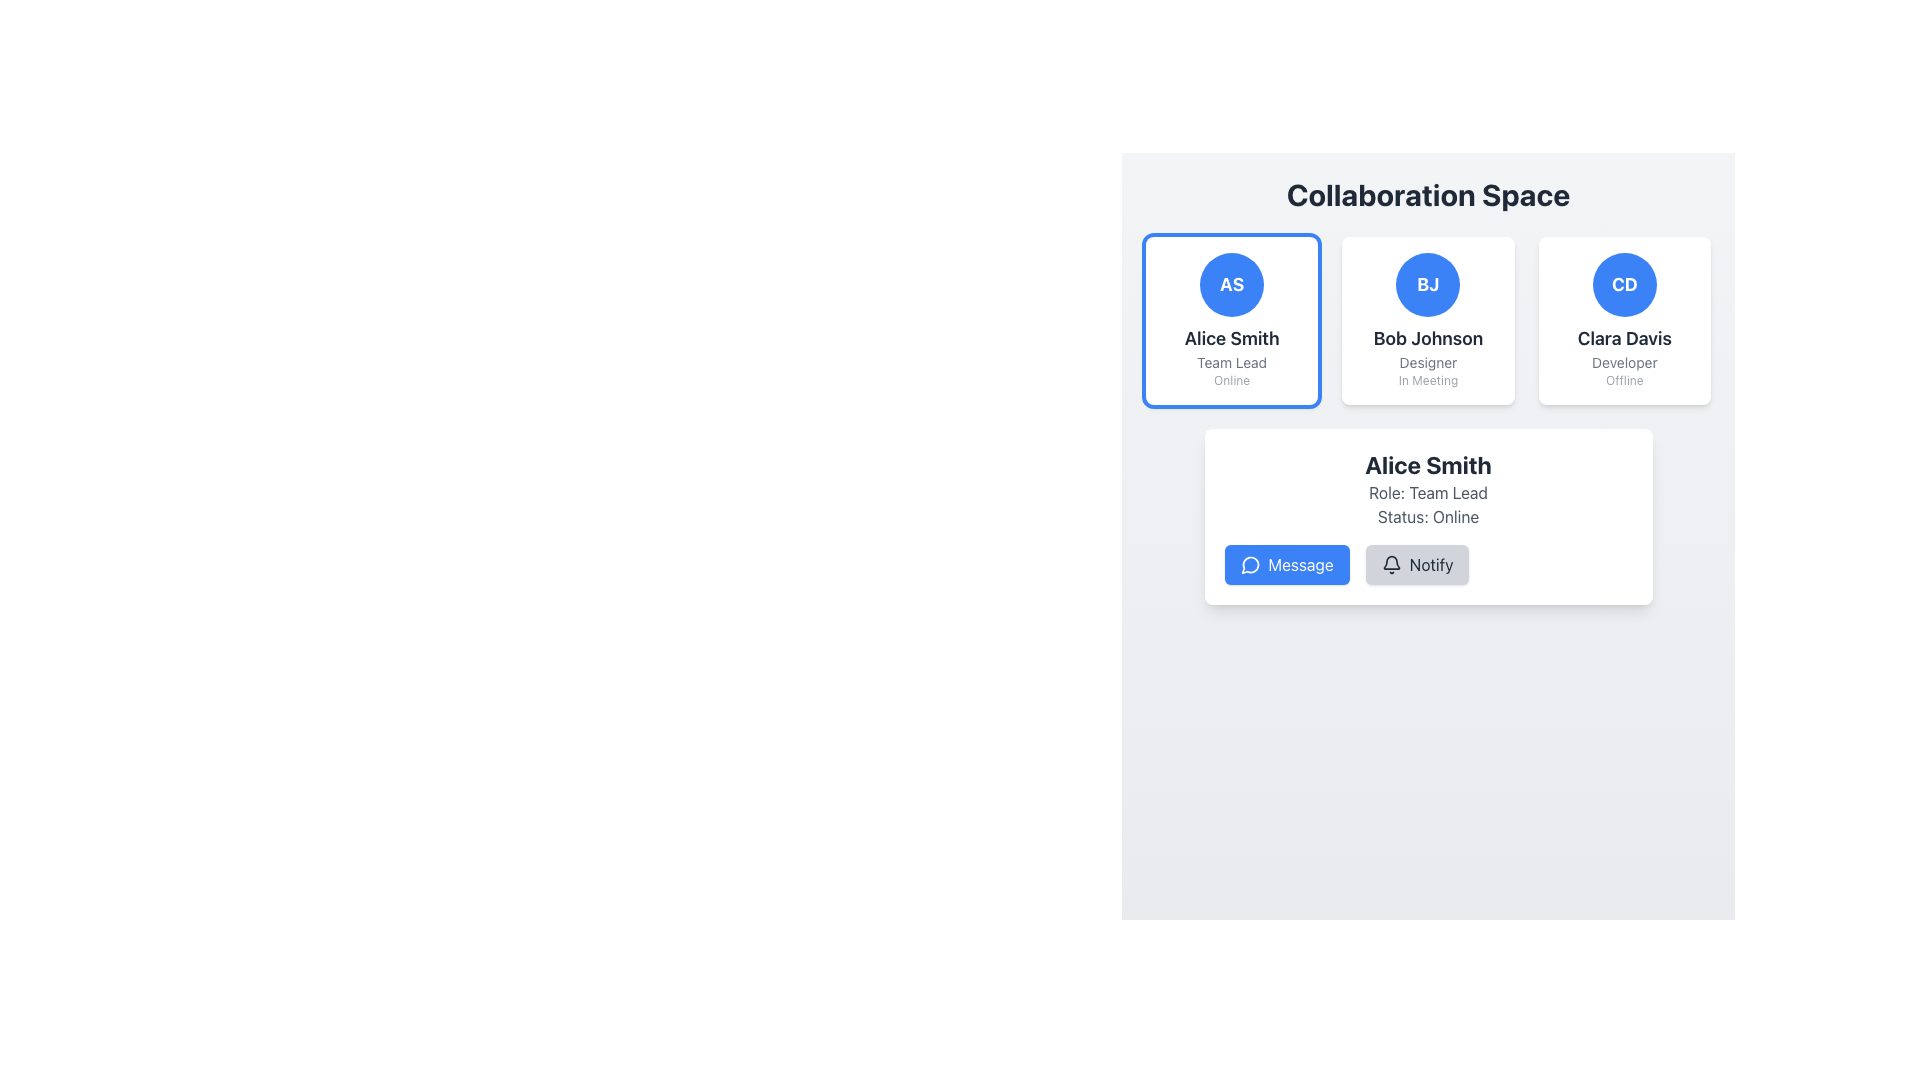 The image size is (1920, 1080). I want to click on the text label 'Alice Smith' which is positioned below the blue circular badge with initials 'AS' in the card layout, so click(1231, 338).